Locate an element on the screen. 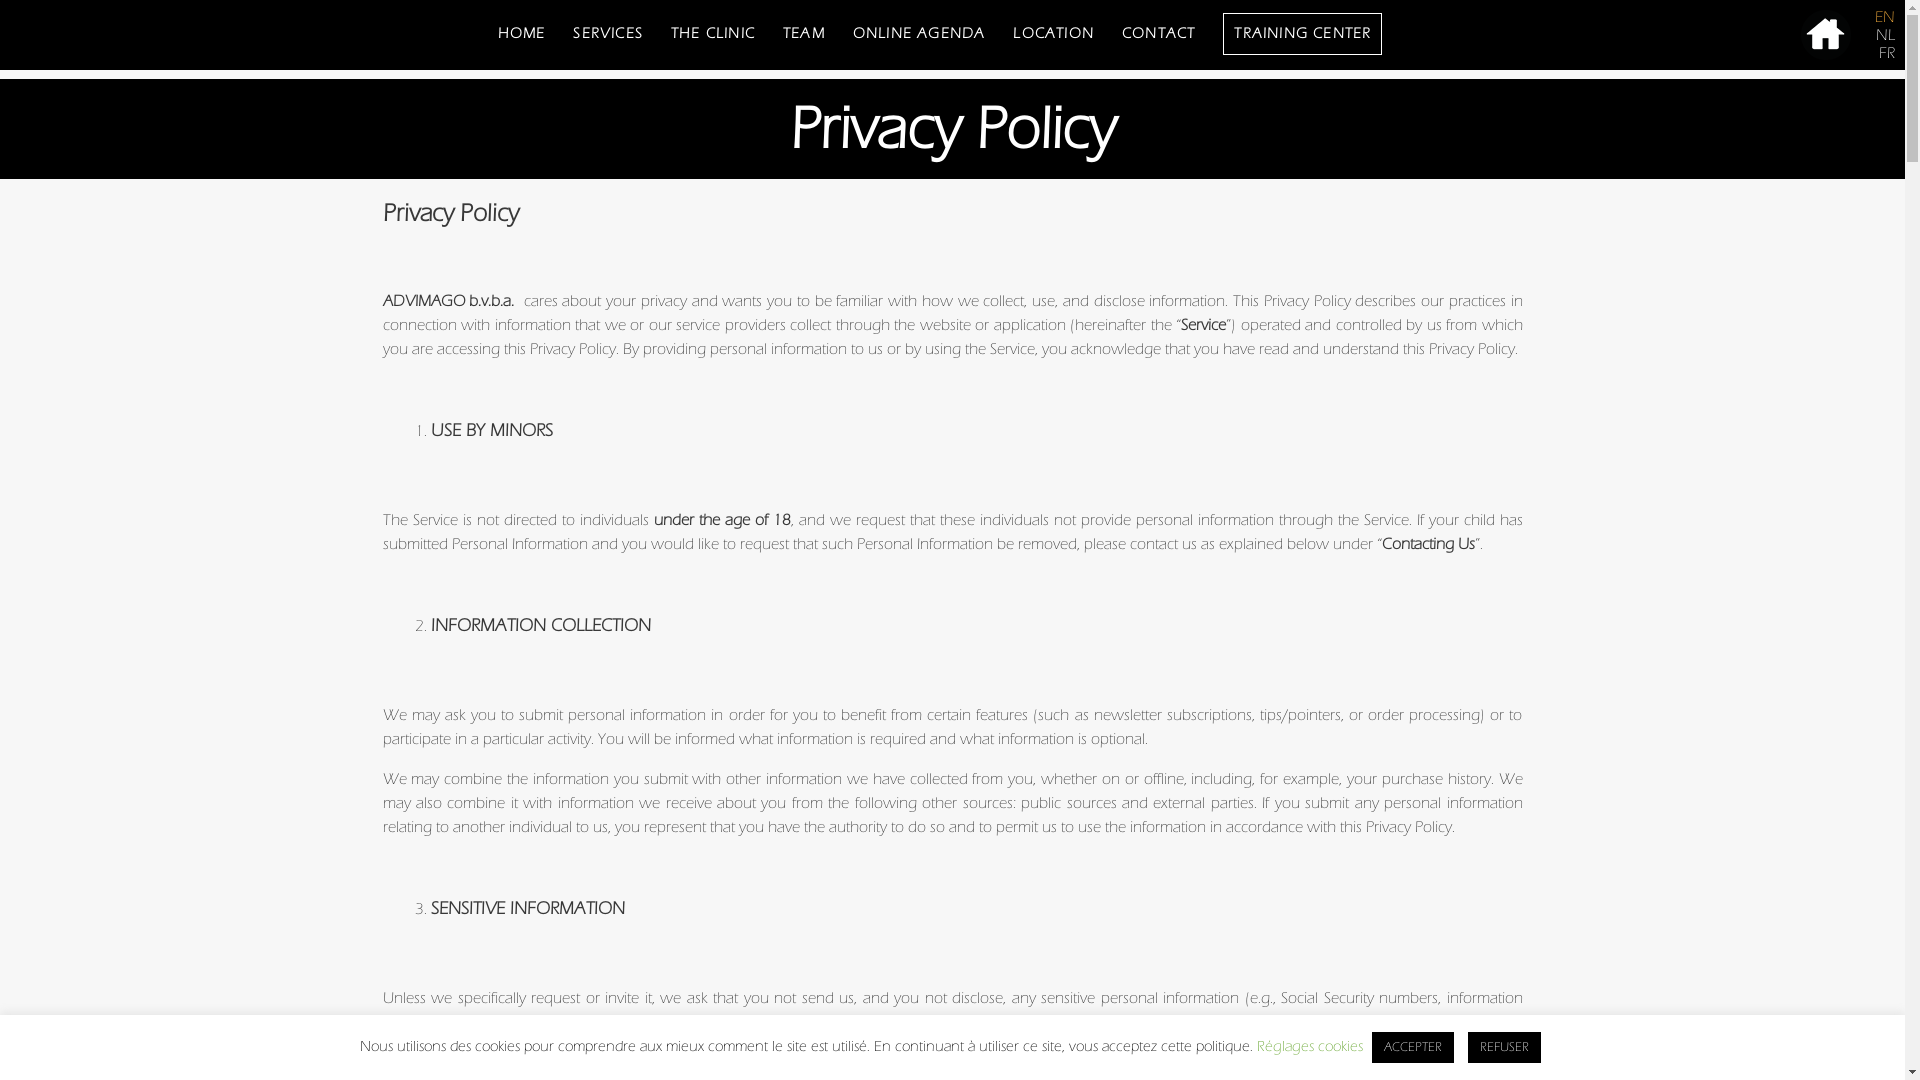  'CONTACT' is located at coordinates (1158, 31).